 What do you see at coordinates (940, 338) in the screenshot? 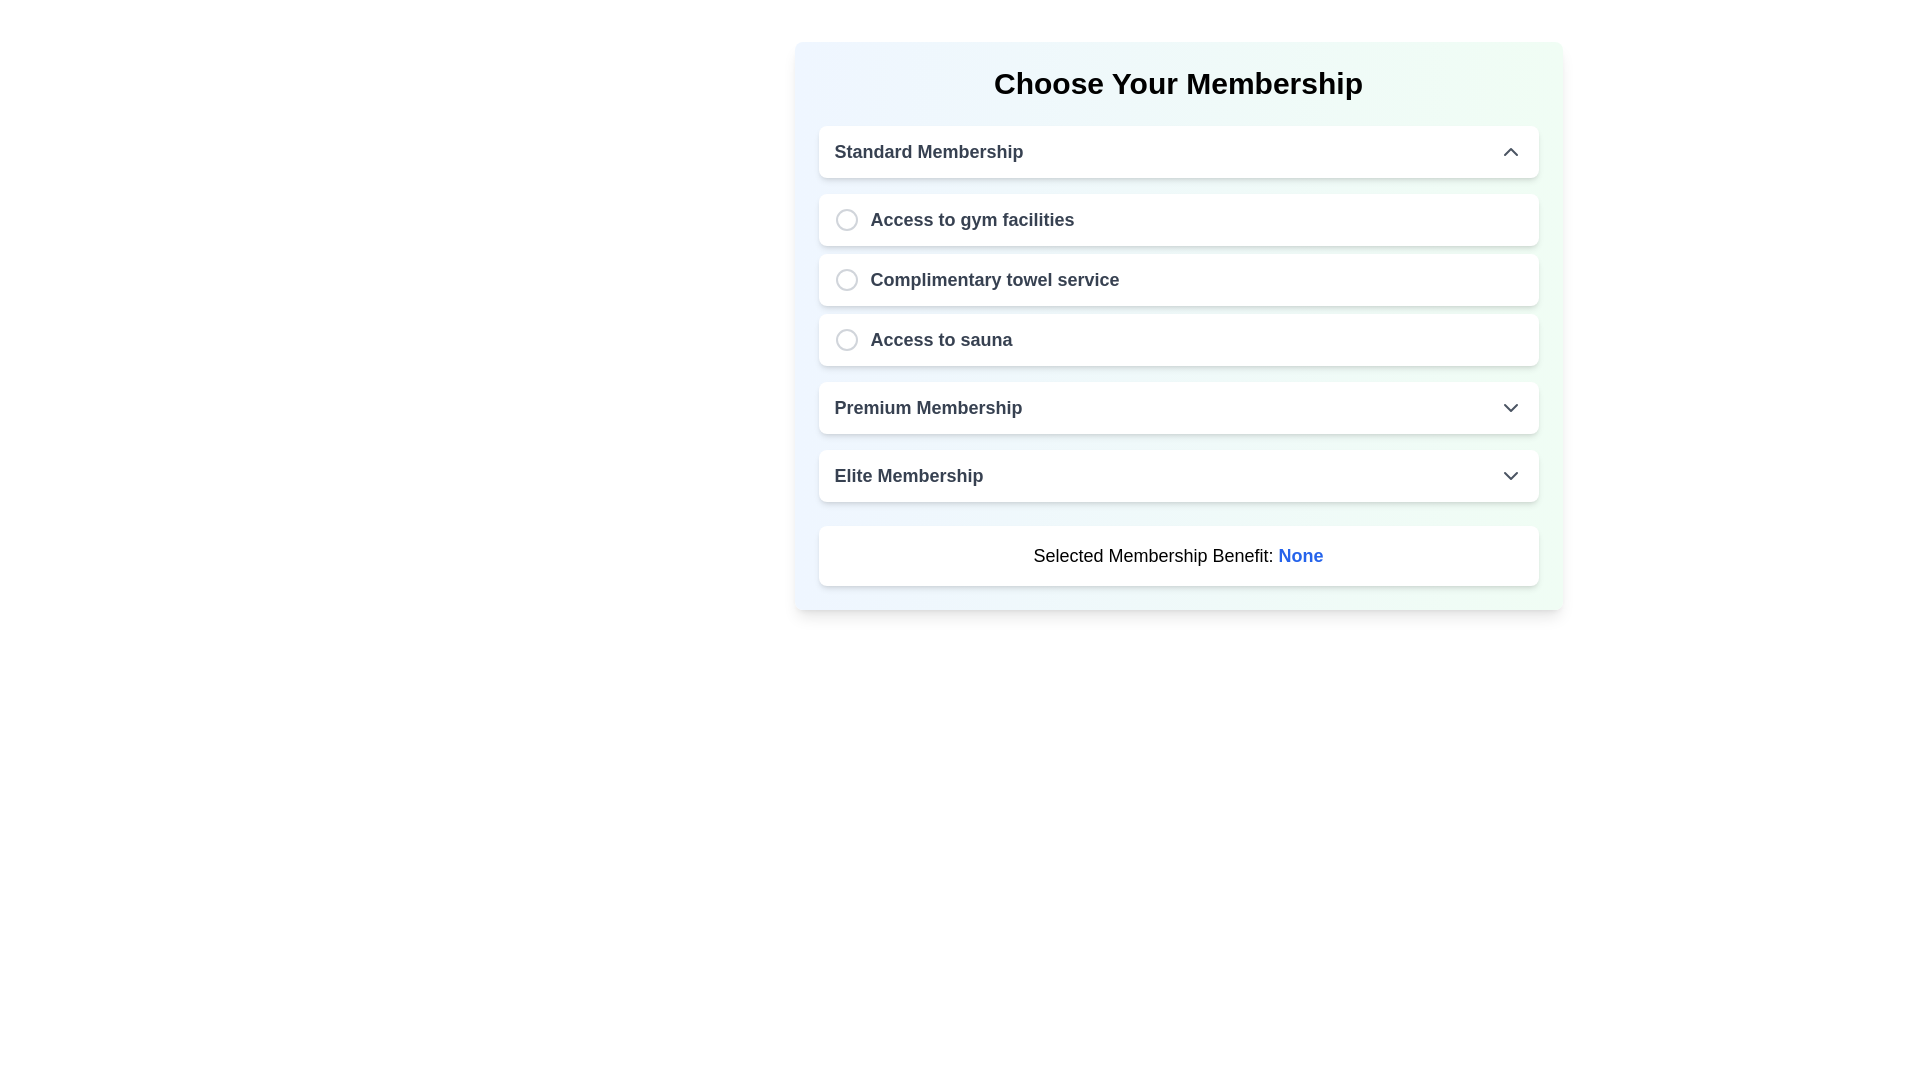
I see `the selectable option for 'Access to sauna' in the membership benefits list, which is the third option below 'Complimentary towel service'` at bounding box center [940, 338].